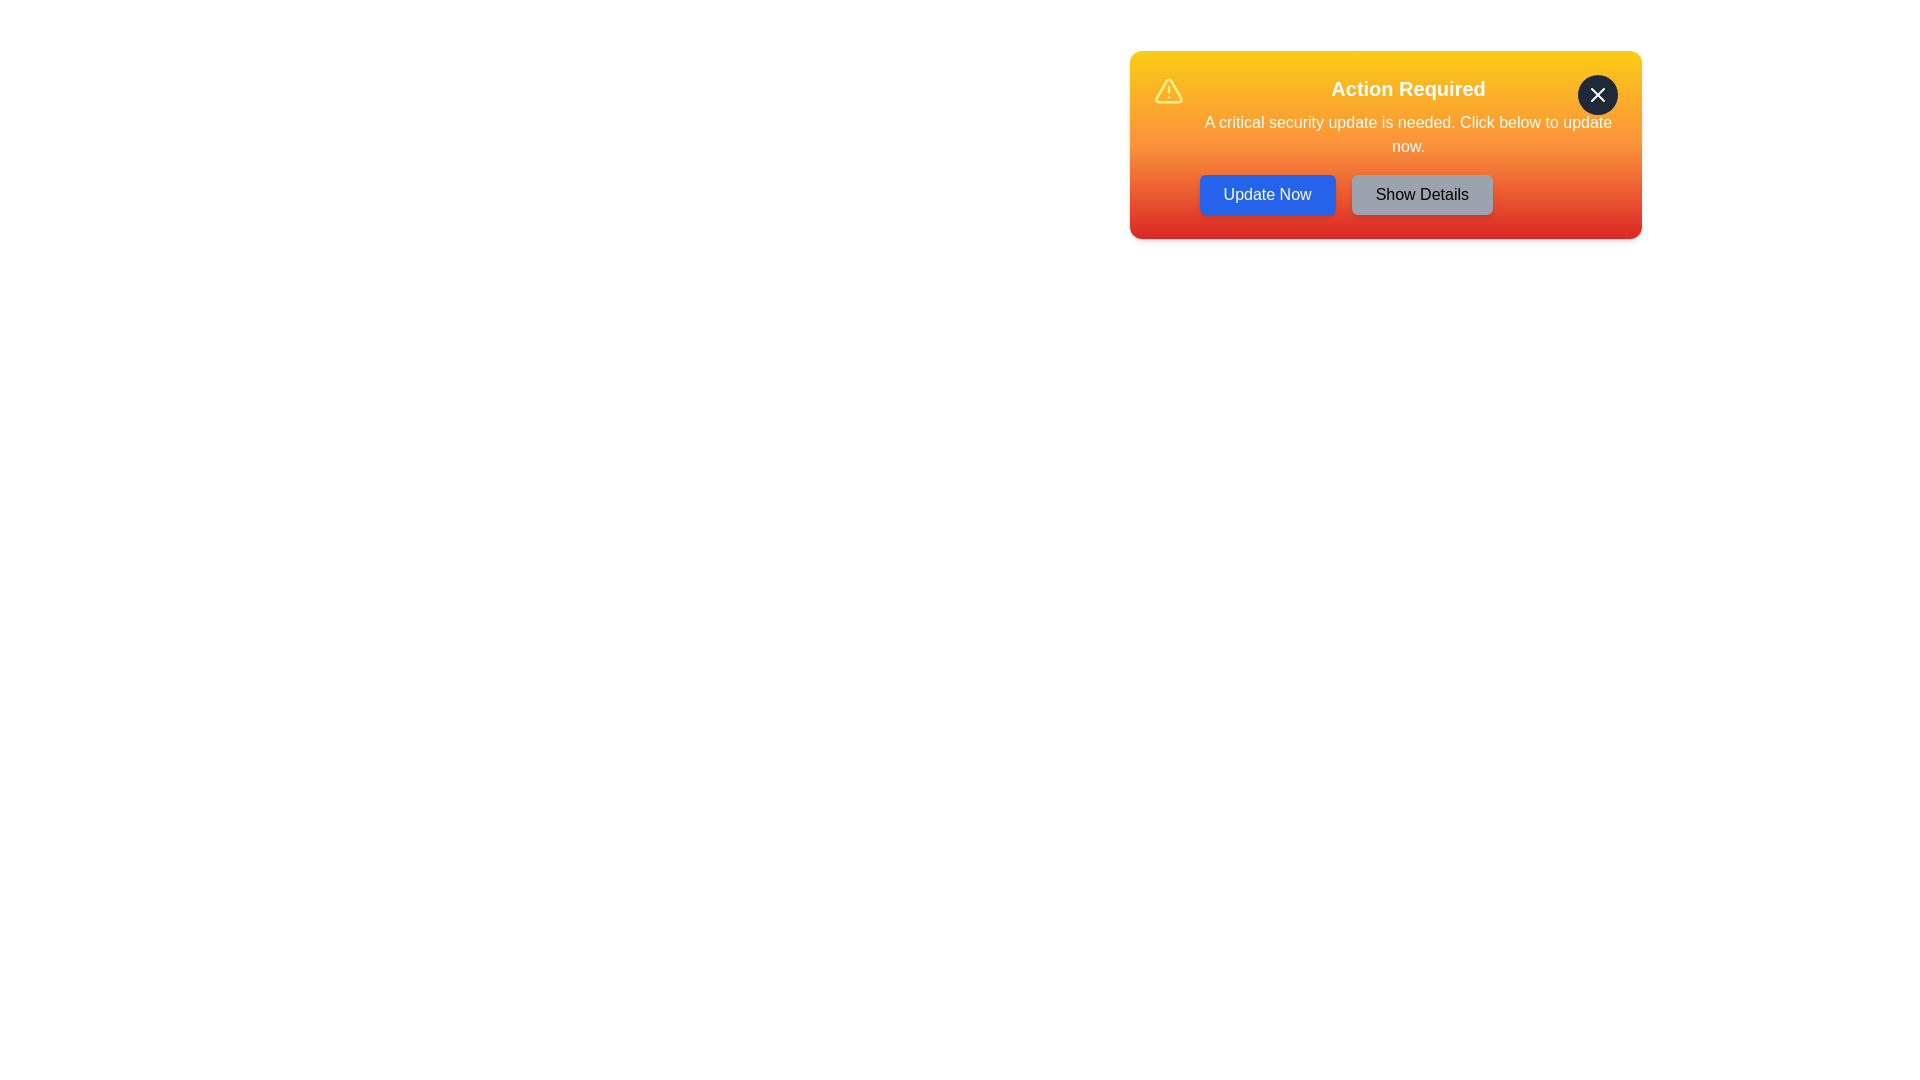  I want to click on the close button (X icon) at the top-right corner of the alert, so click(1596, 95).